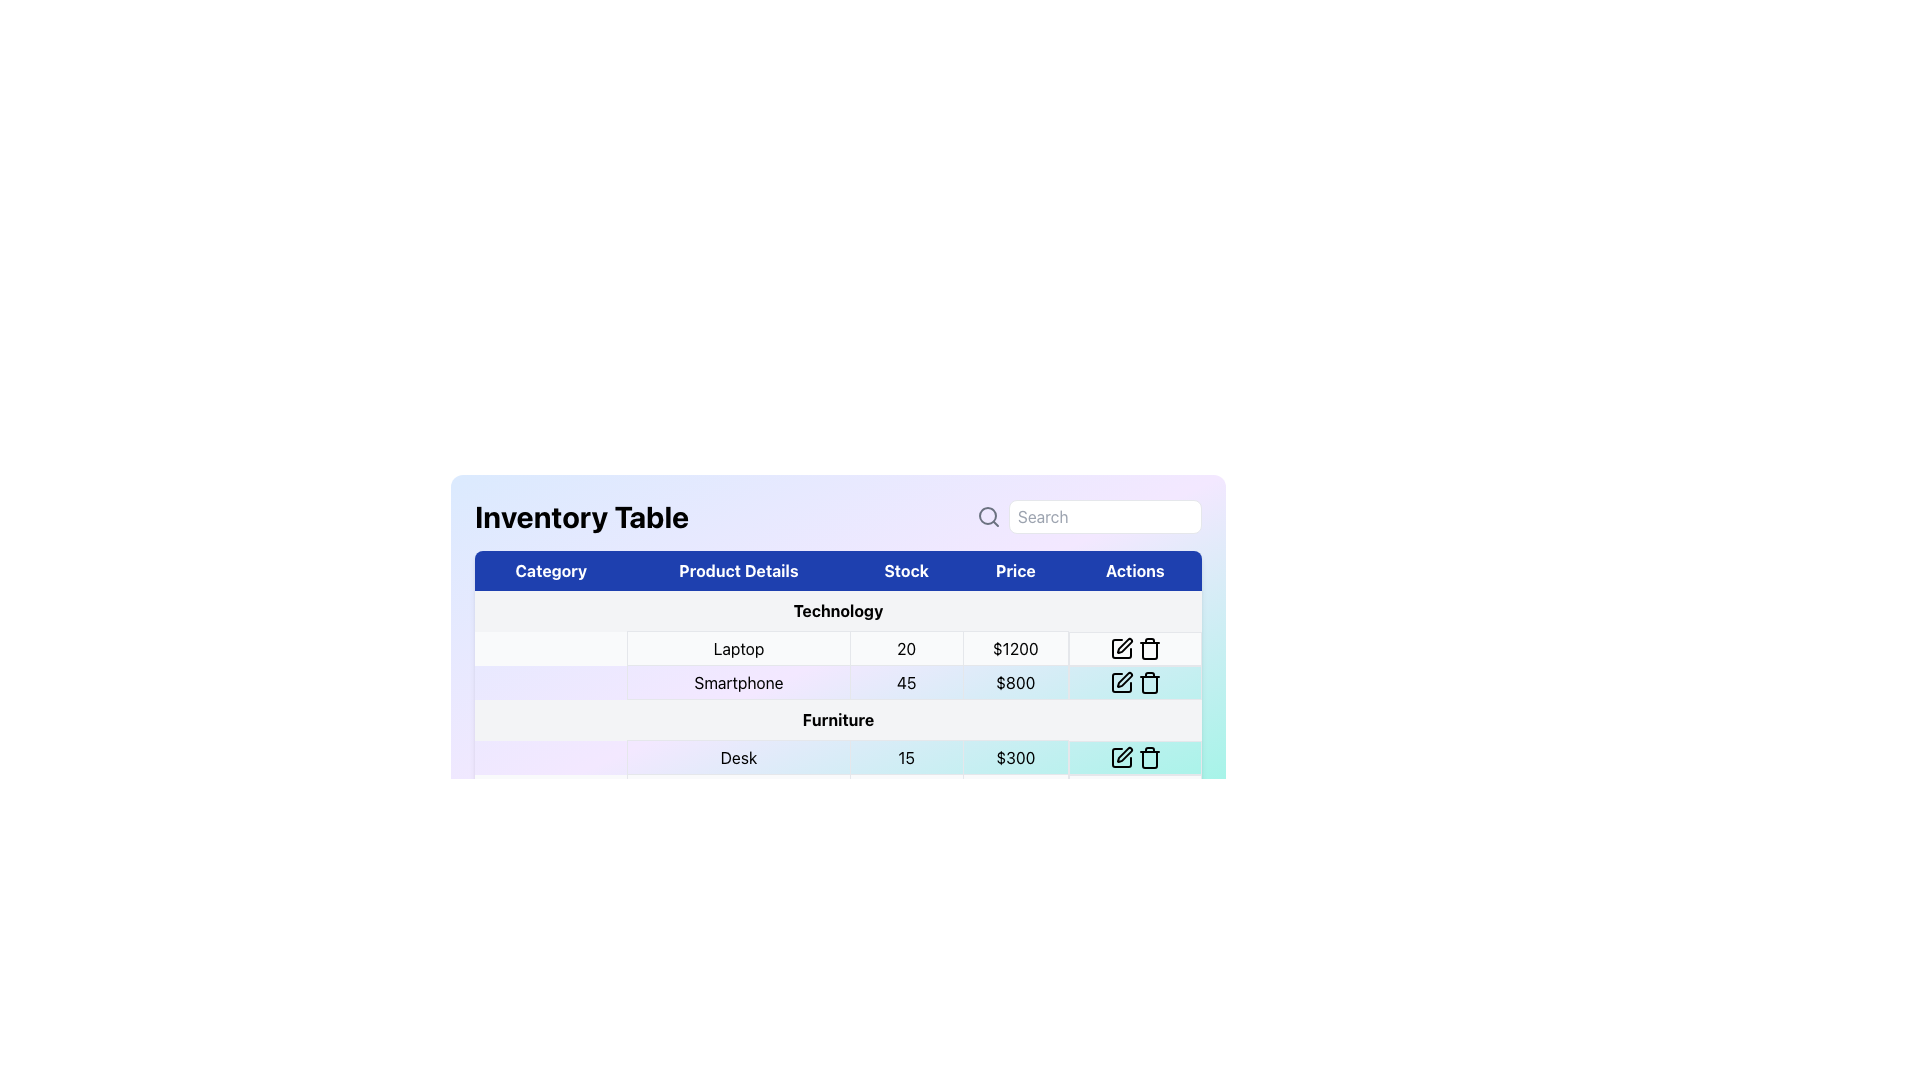  What do you see at coordinates (838, 720) in the screenshot?
I see `the static text label representing the third product category in the table, located under the 'Category' column, which follows 'Technology' and 'Smartphone'` at bounding box center [838, 720].